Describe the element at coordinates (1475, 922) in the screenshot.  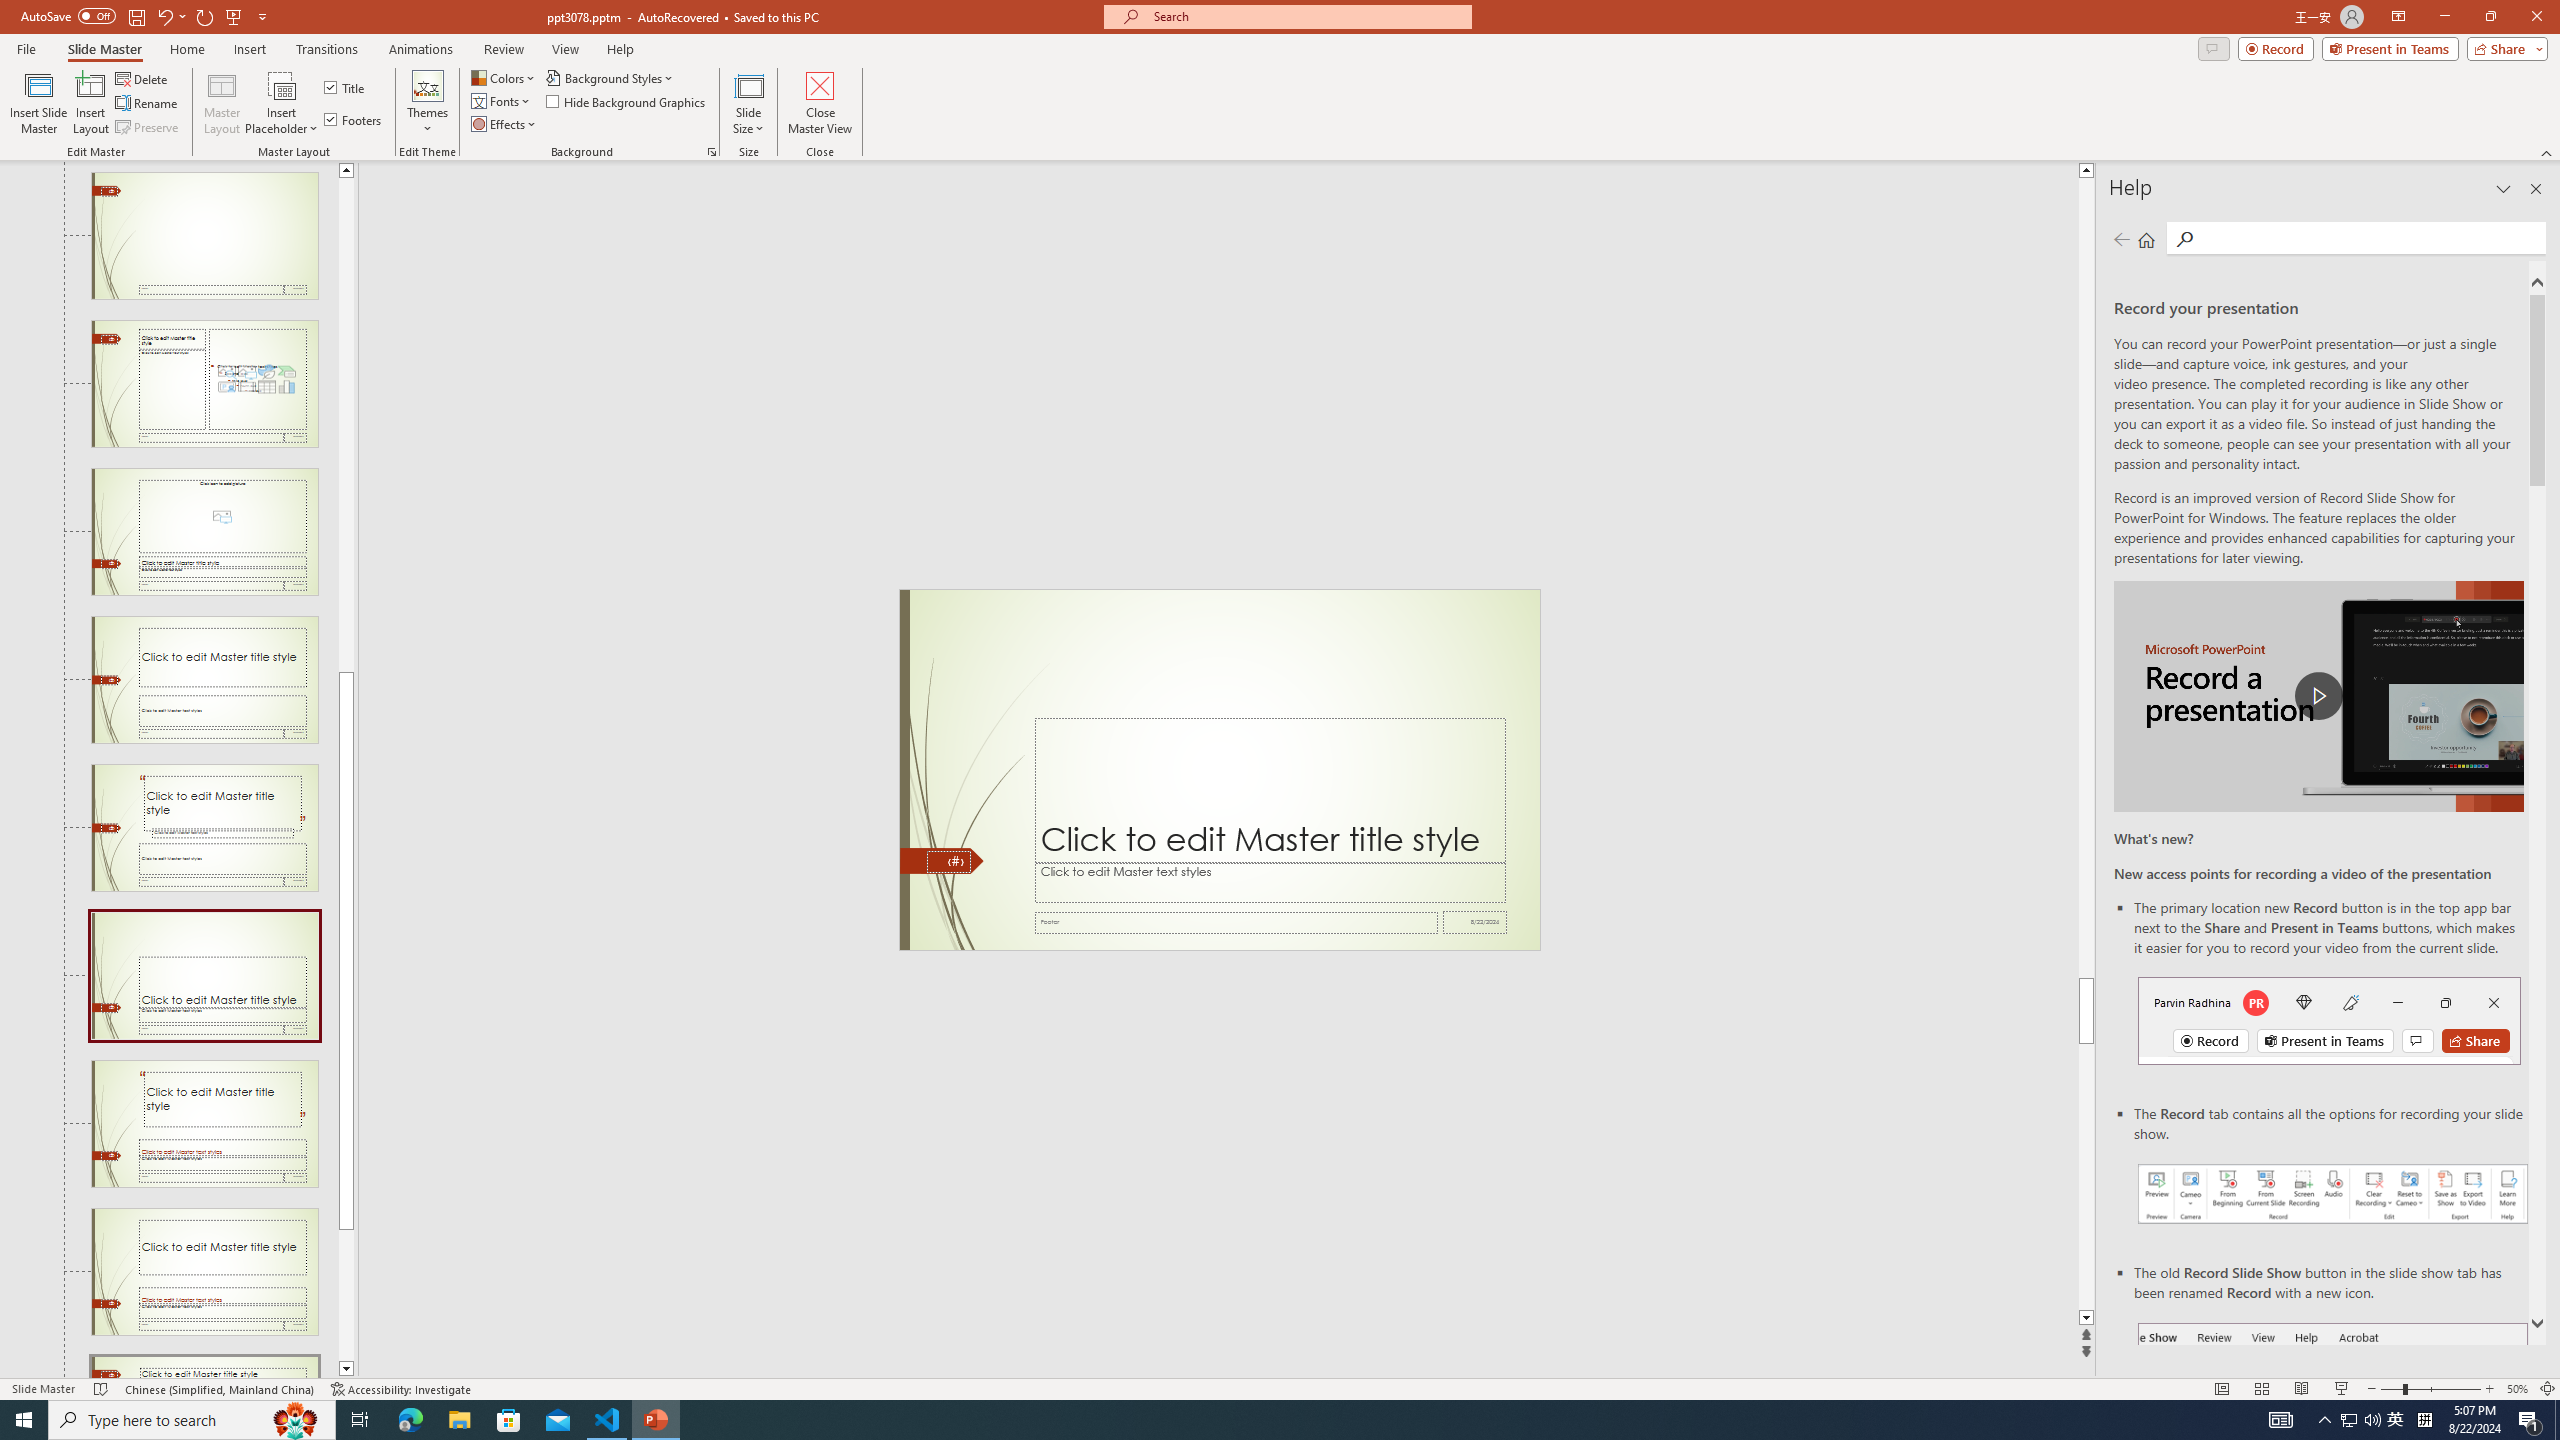
I see `'Date'` at that location.